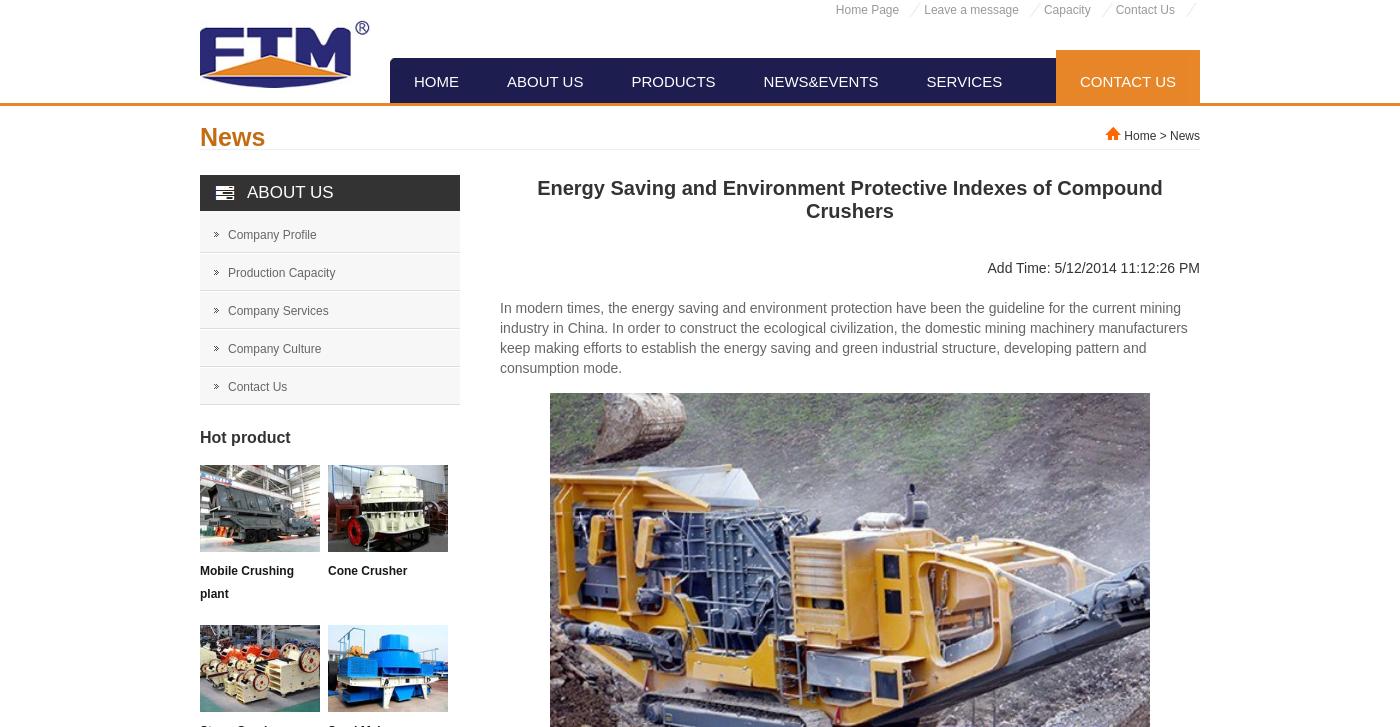 This screenshot has height=727, width=1400. What do you see at coordinates (228, 349) in the screenshot?
I see `'Company Culture'` at bounding box center [228, 349].